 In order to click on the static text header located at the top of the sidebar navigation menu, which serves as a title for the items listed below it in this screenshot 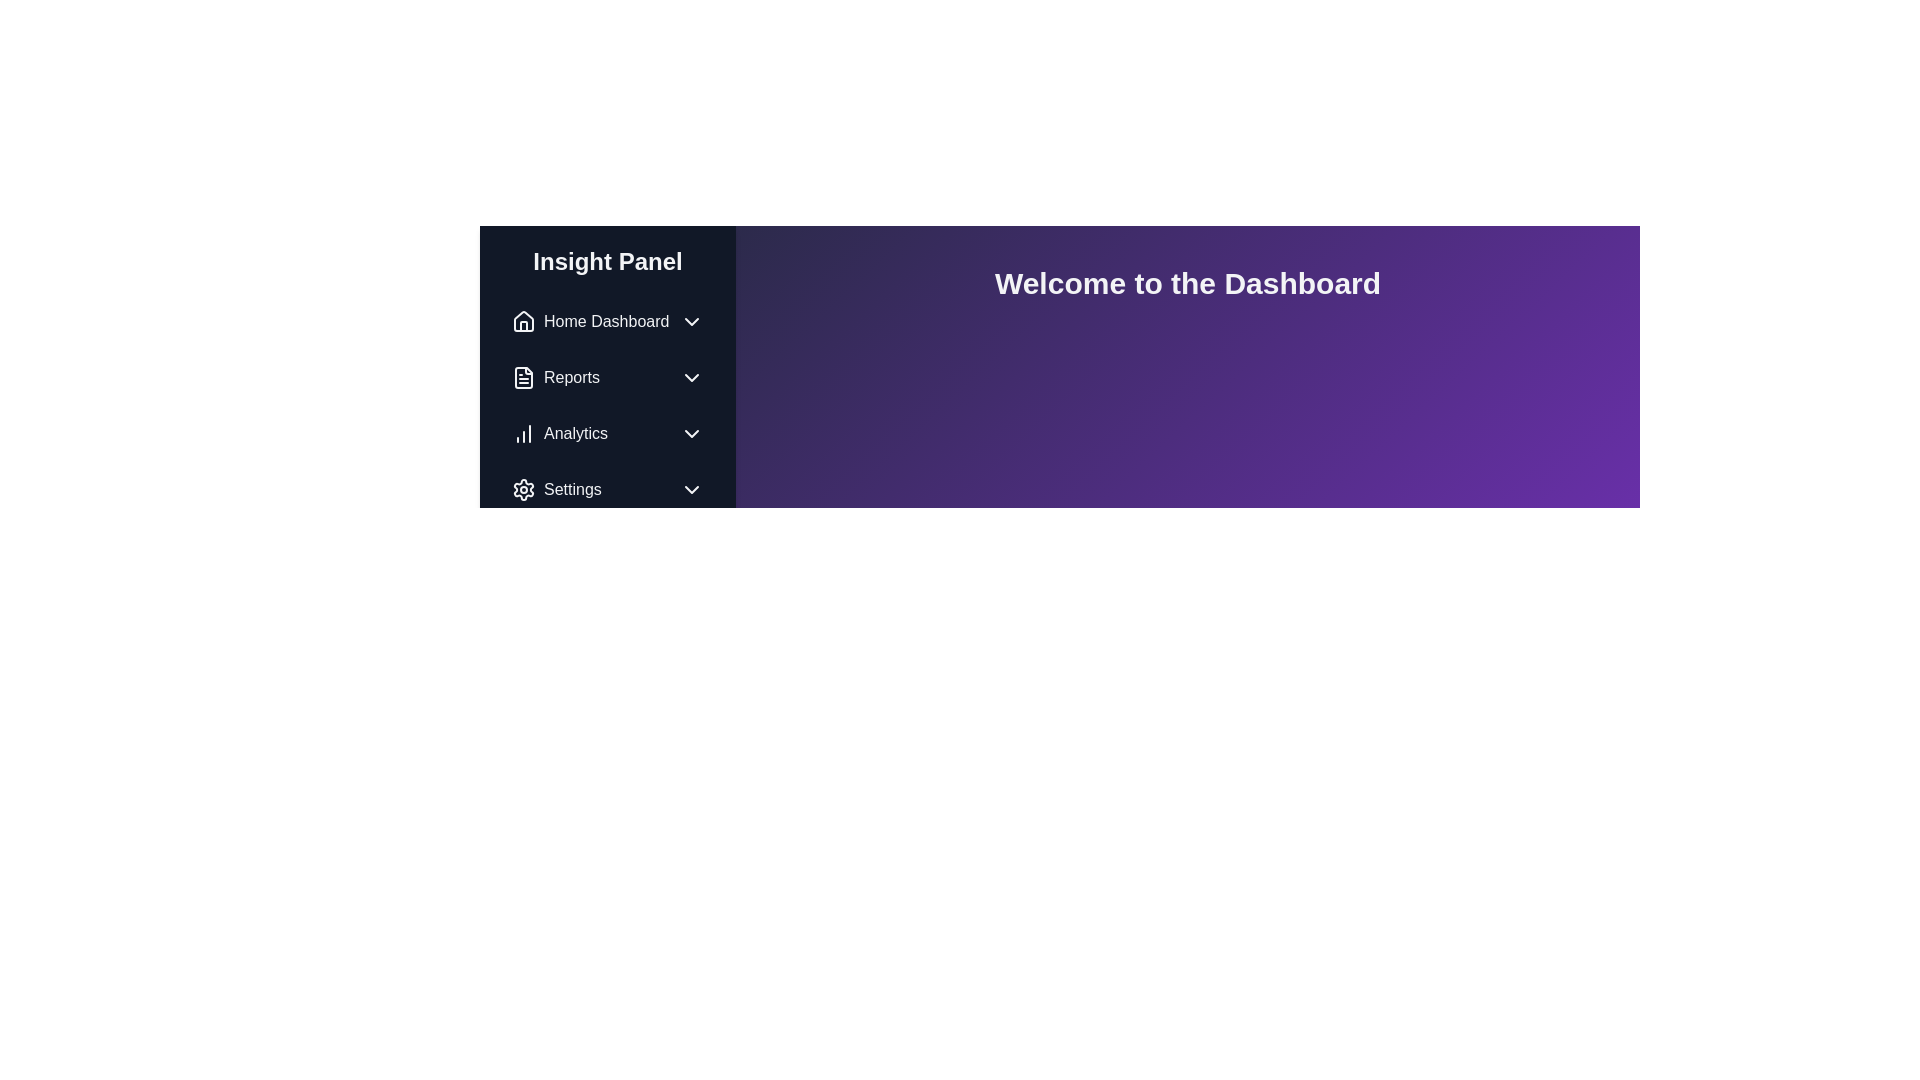, I will do `click(607, 261)`.